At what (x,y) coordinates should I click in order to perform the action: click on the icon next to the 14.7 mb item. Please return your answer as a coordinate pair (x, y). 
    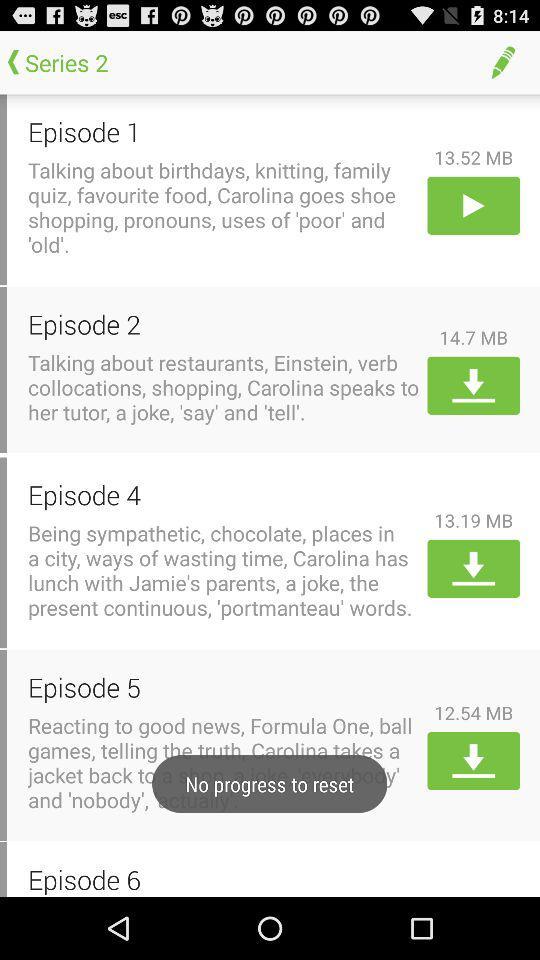
    Looking at the image, I should click on (223, 324).